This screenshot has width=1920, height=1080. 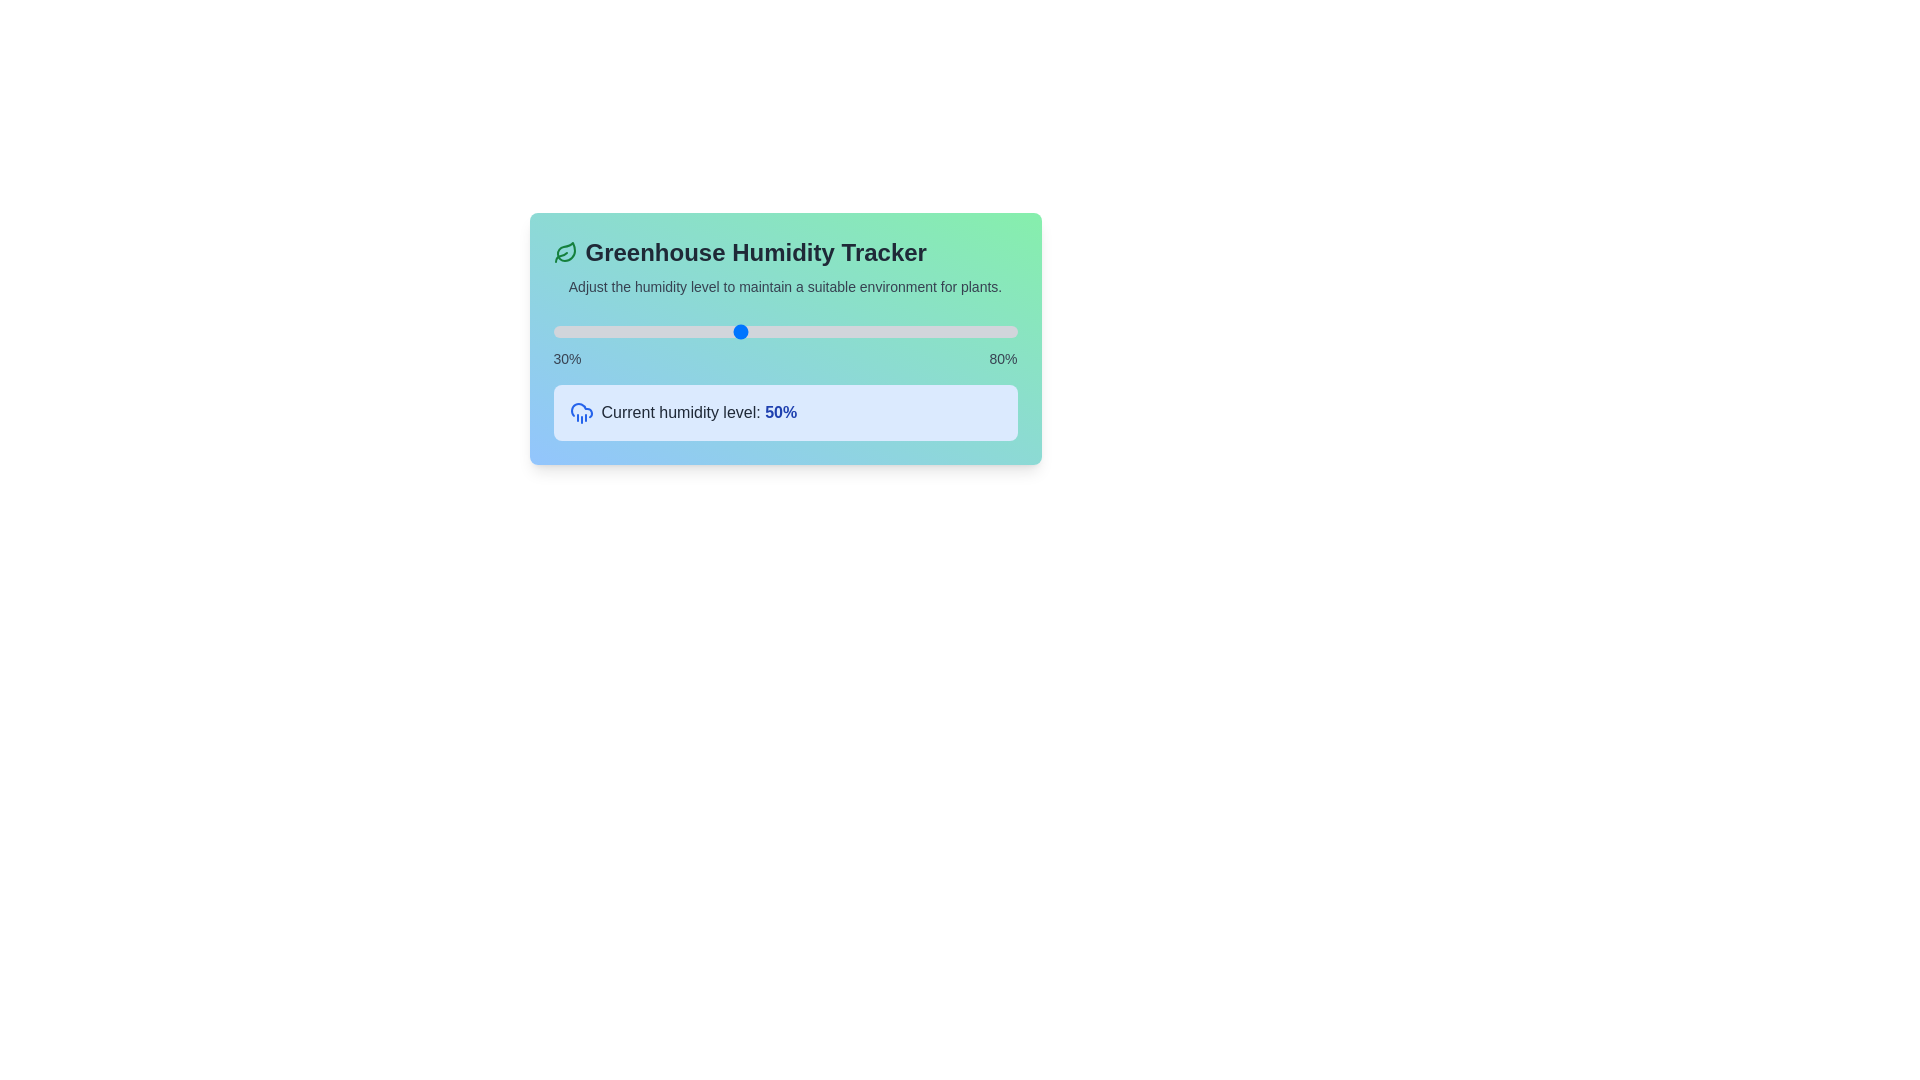 What do you see at coordinates (756, 330) in the screenshot?
I see `the humidity level to 52% using the slider` at bounding box center [756, 330].